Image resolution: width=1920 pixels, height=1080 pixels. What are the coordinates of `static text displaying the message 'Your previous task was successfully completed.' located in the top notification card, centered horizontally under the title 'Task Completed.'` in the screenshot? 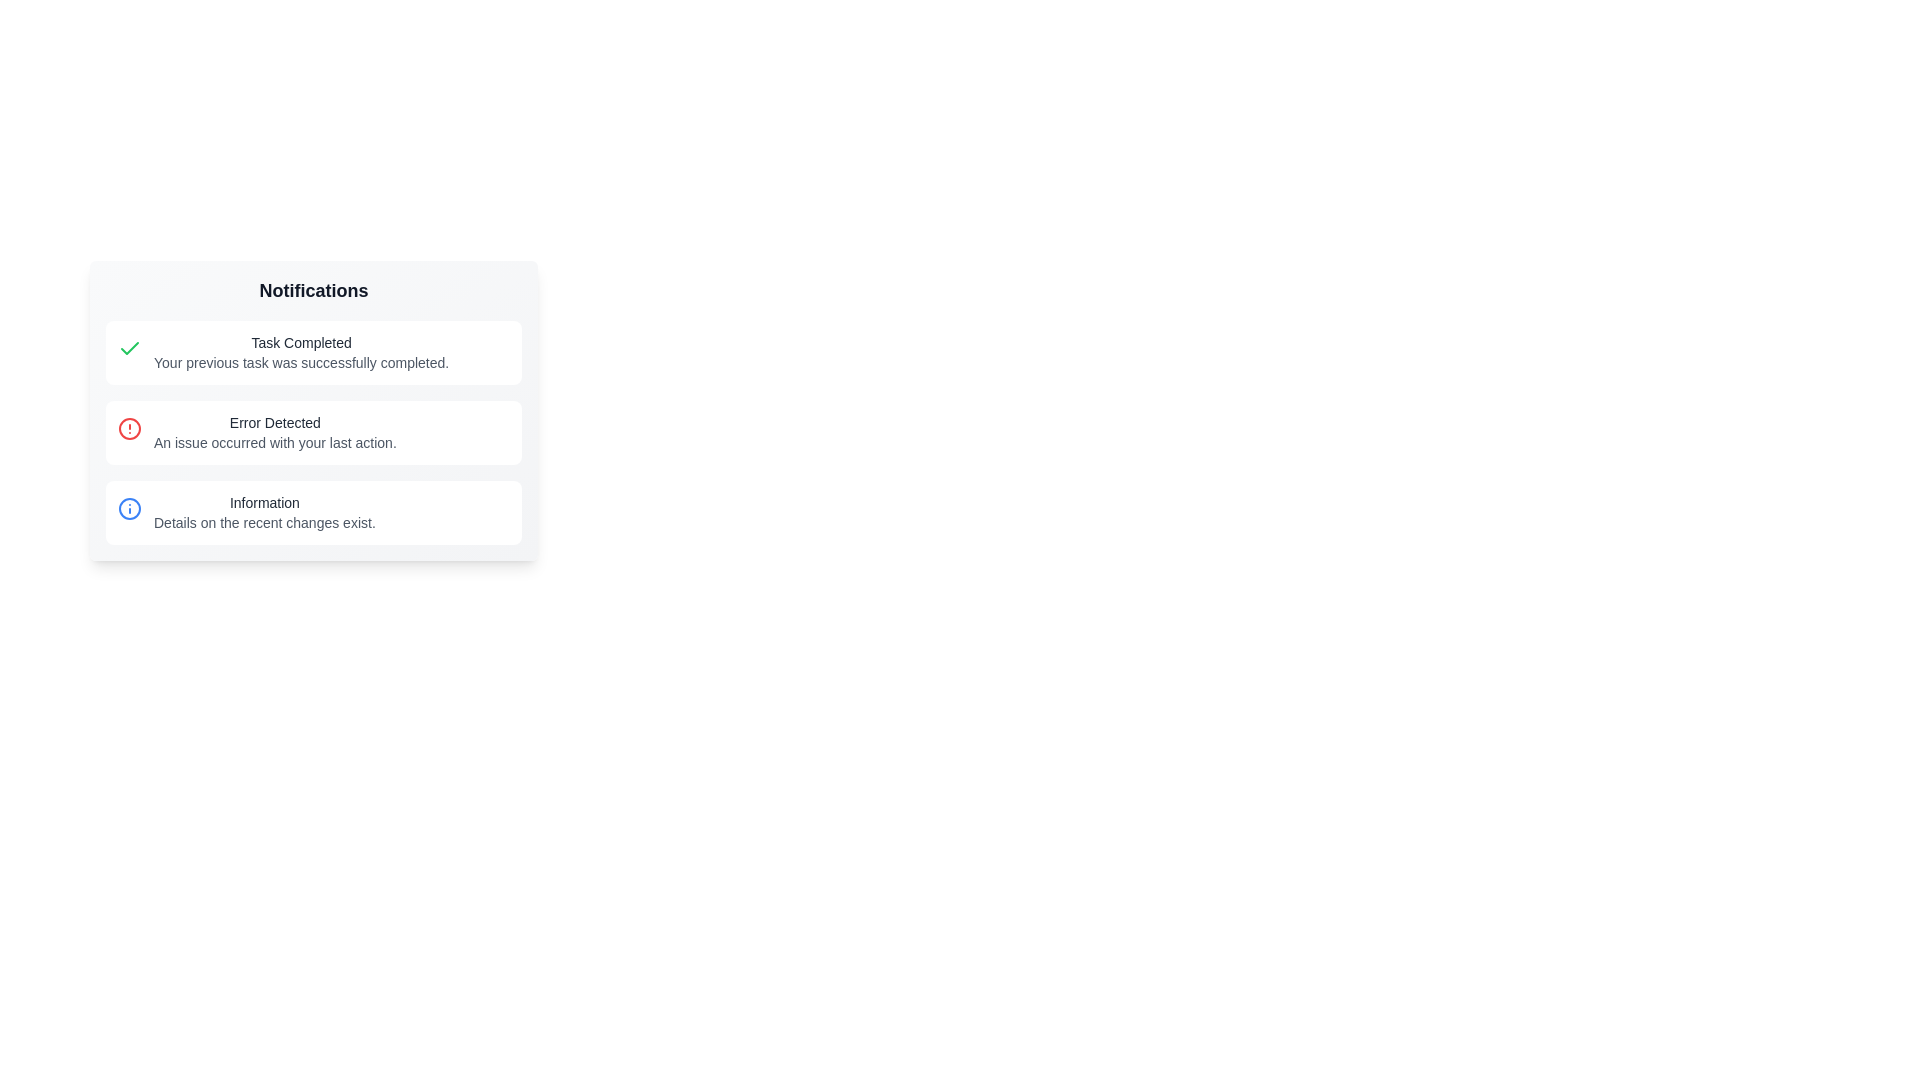 It's located at (300, 362).